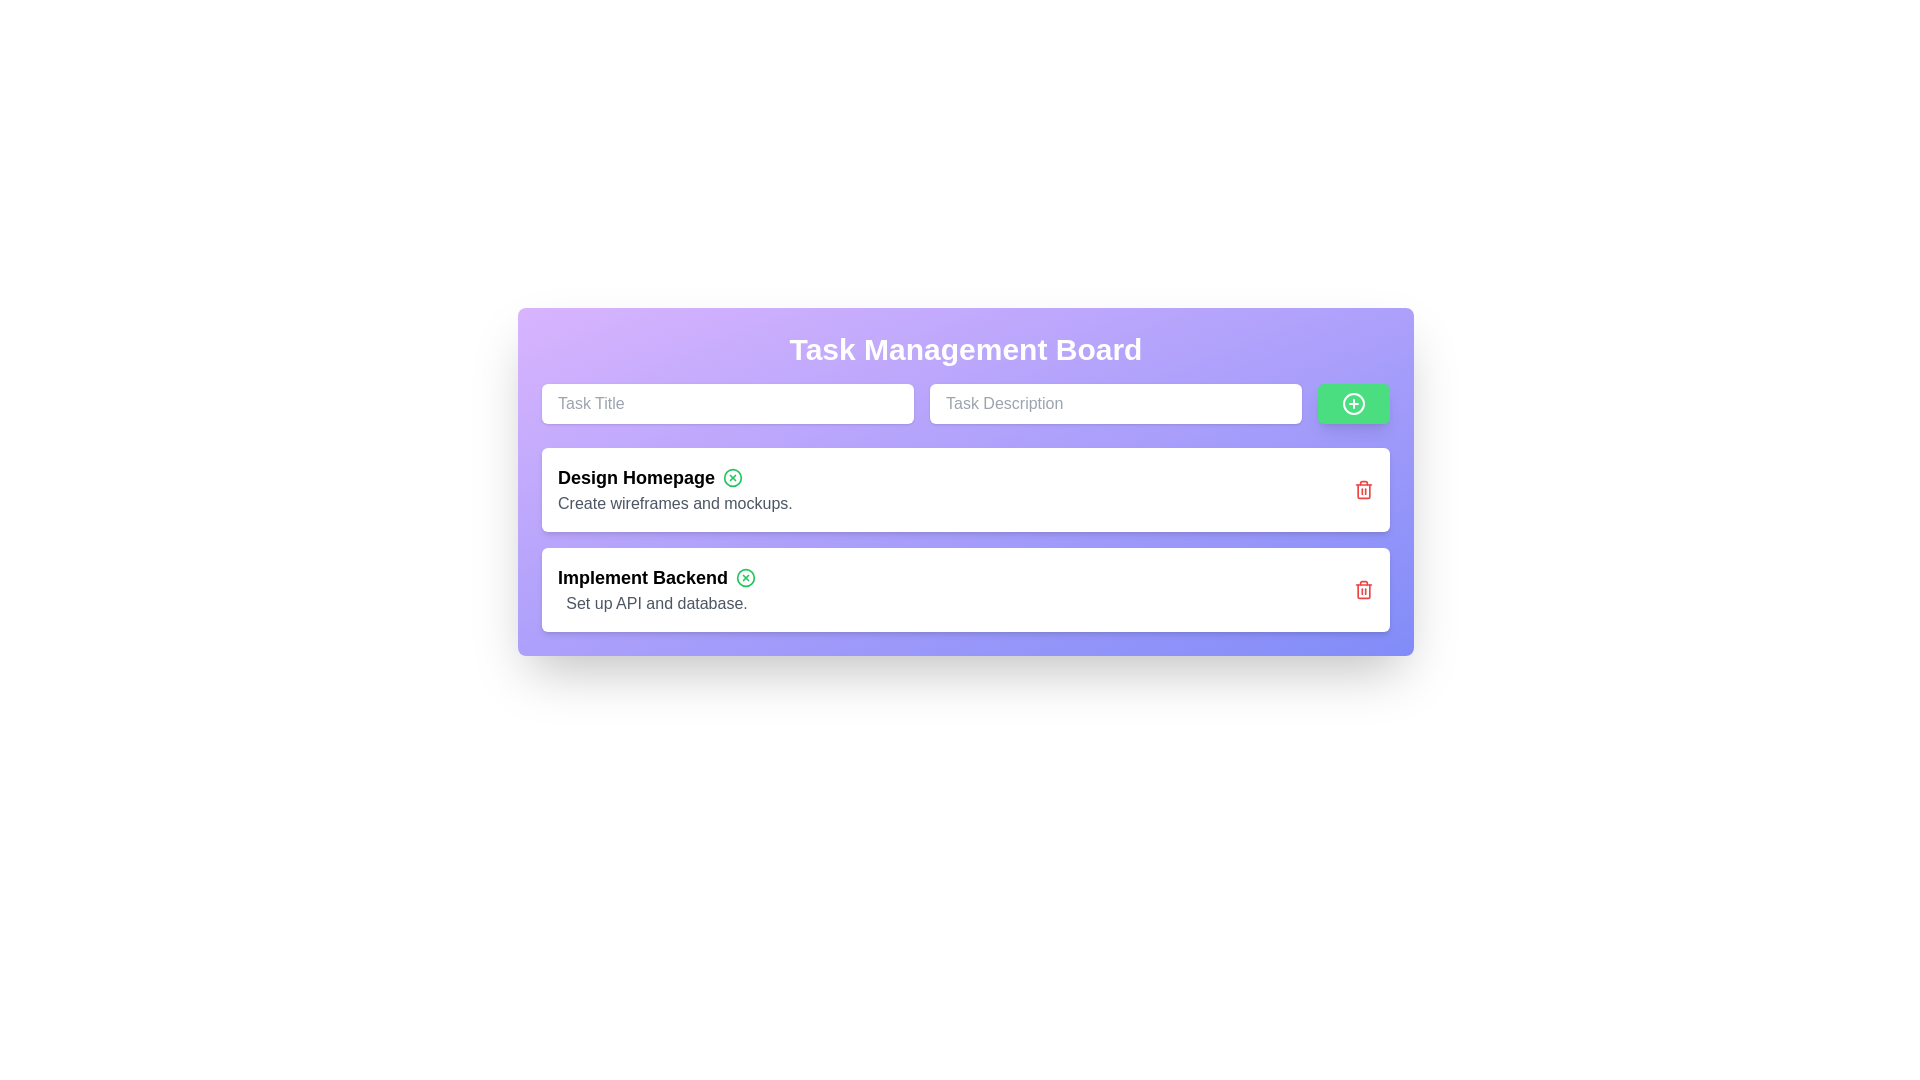  What do you see at coordinates (732, 478) in the screenshot?
I see `the interactive icon with a green border and X symbol located next to the task title 'Design Homepage'` at bounding box center [732, 478].